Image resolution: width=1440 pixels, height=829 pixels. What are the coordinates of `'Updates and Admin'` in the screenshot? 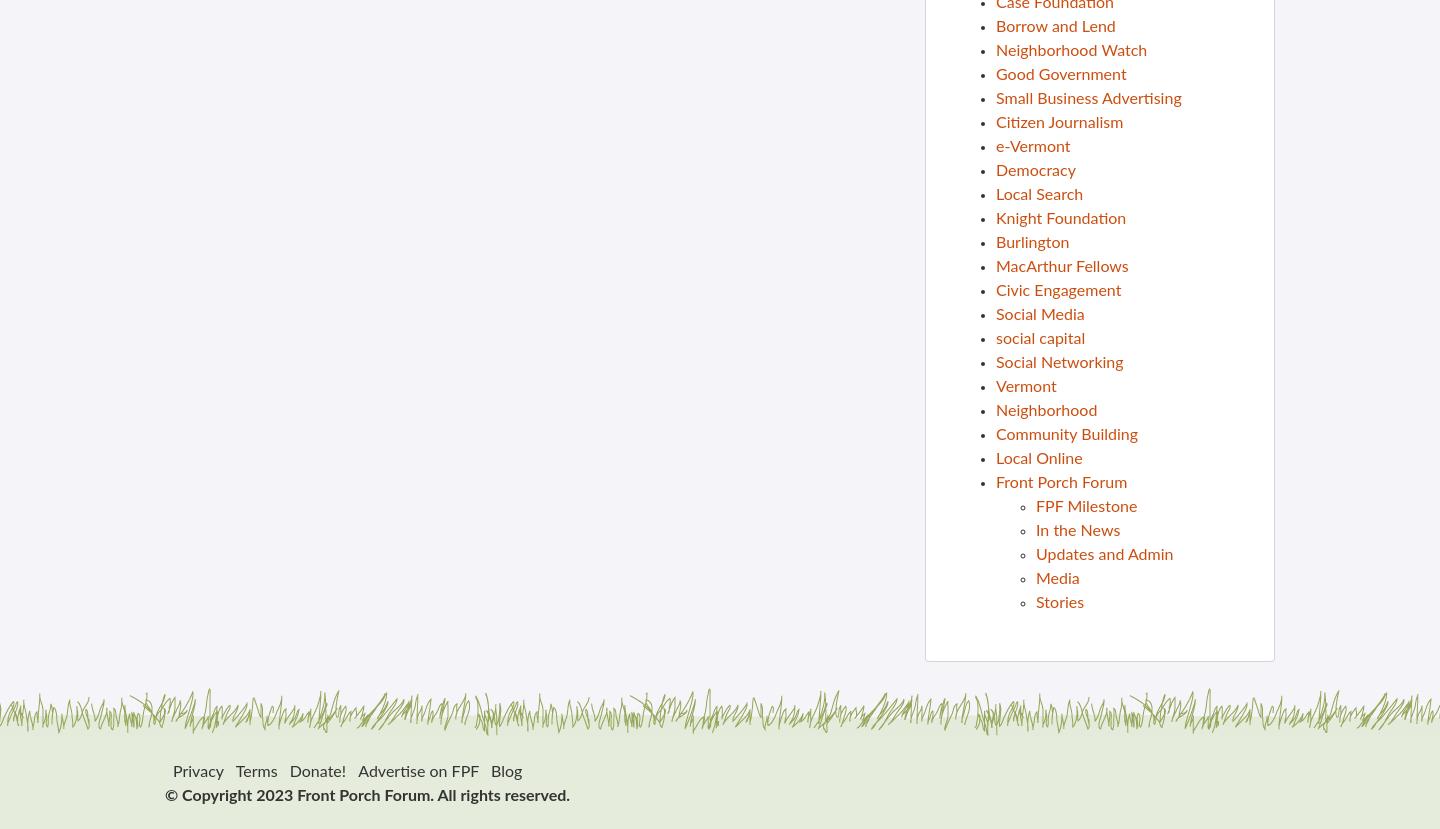 It's located at (1103, 554).